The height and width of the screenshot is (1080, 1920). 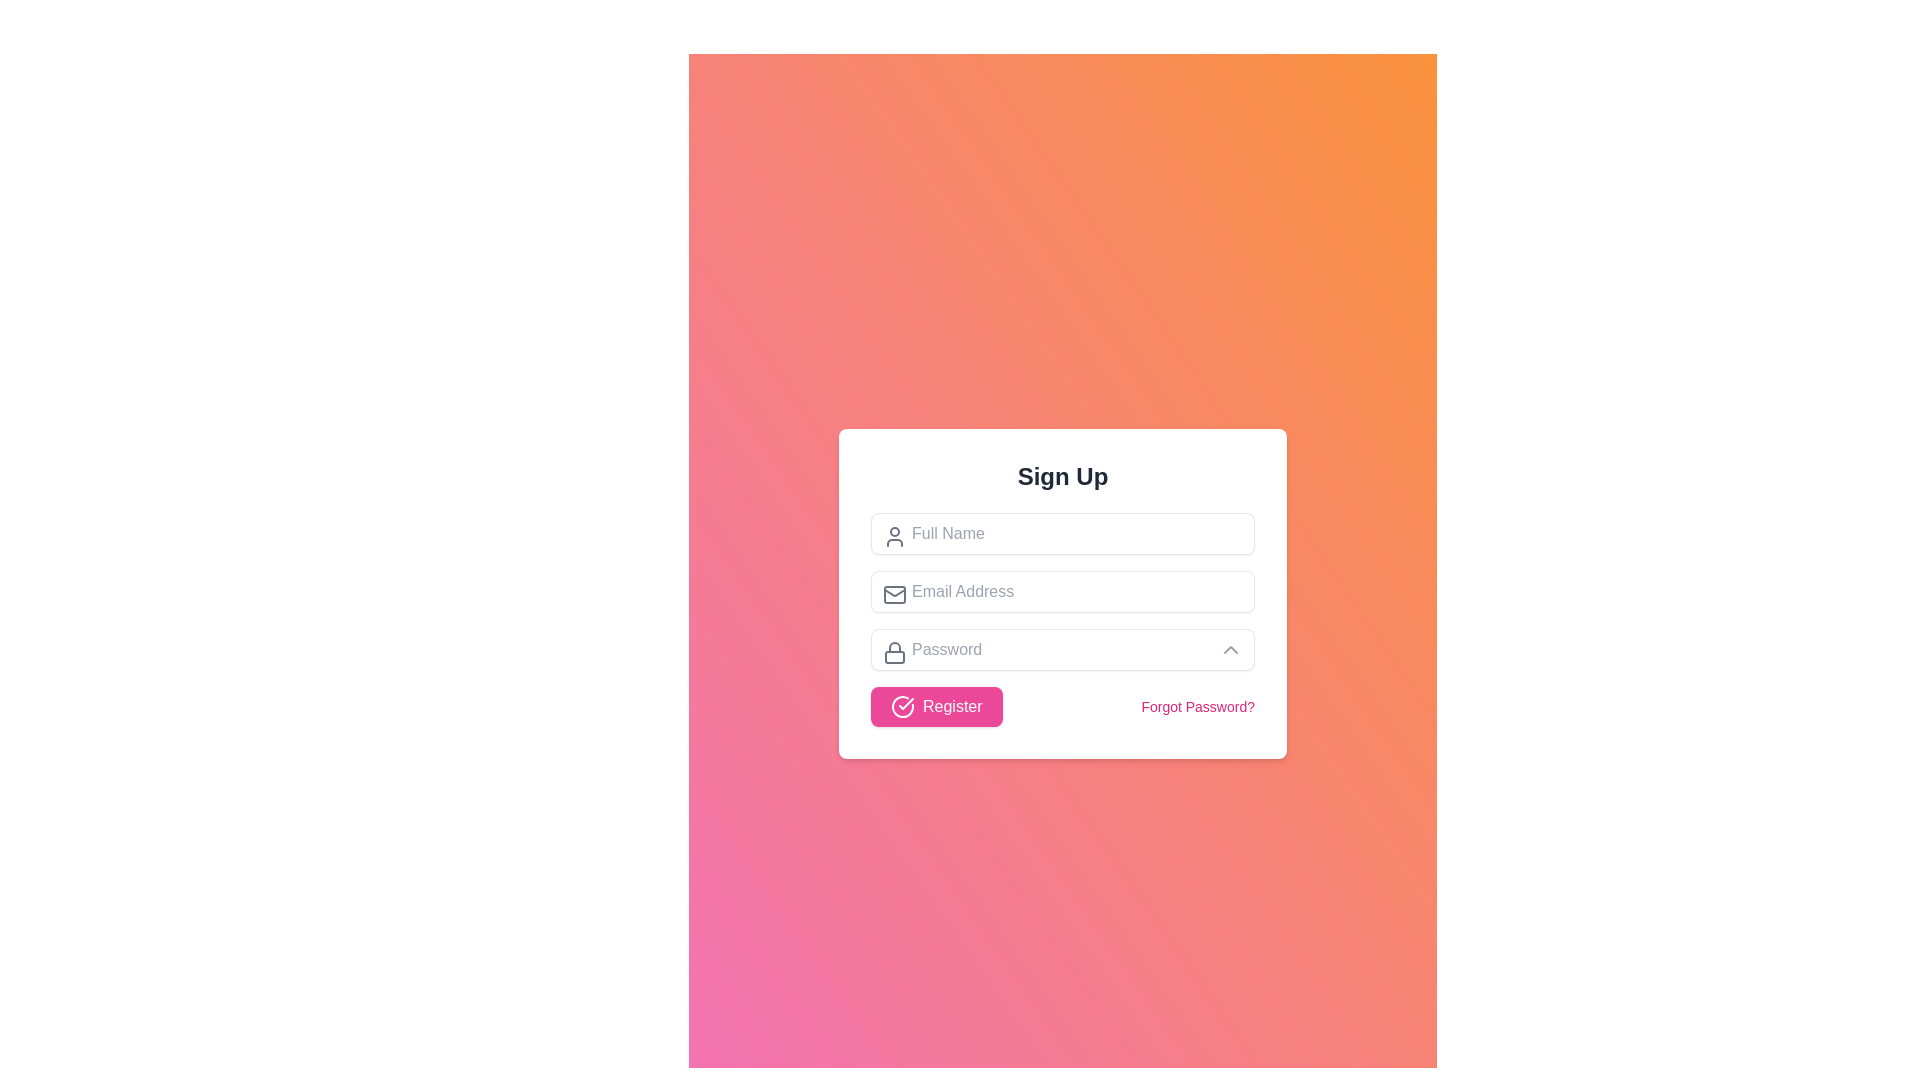 What do you see at coordinates (1229, 650) in the screenshot?
I see `the button with an upward-pointing chevron icon located at the right side of the password input field` at bounding box center [1229, 650].